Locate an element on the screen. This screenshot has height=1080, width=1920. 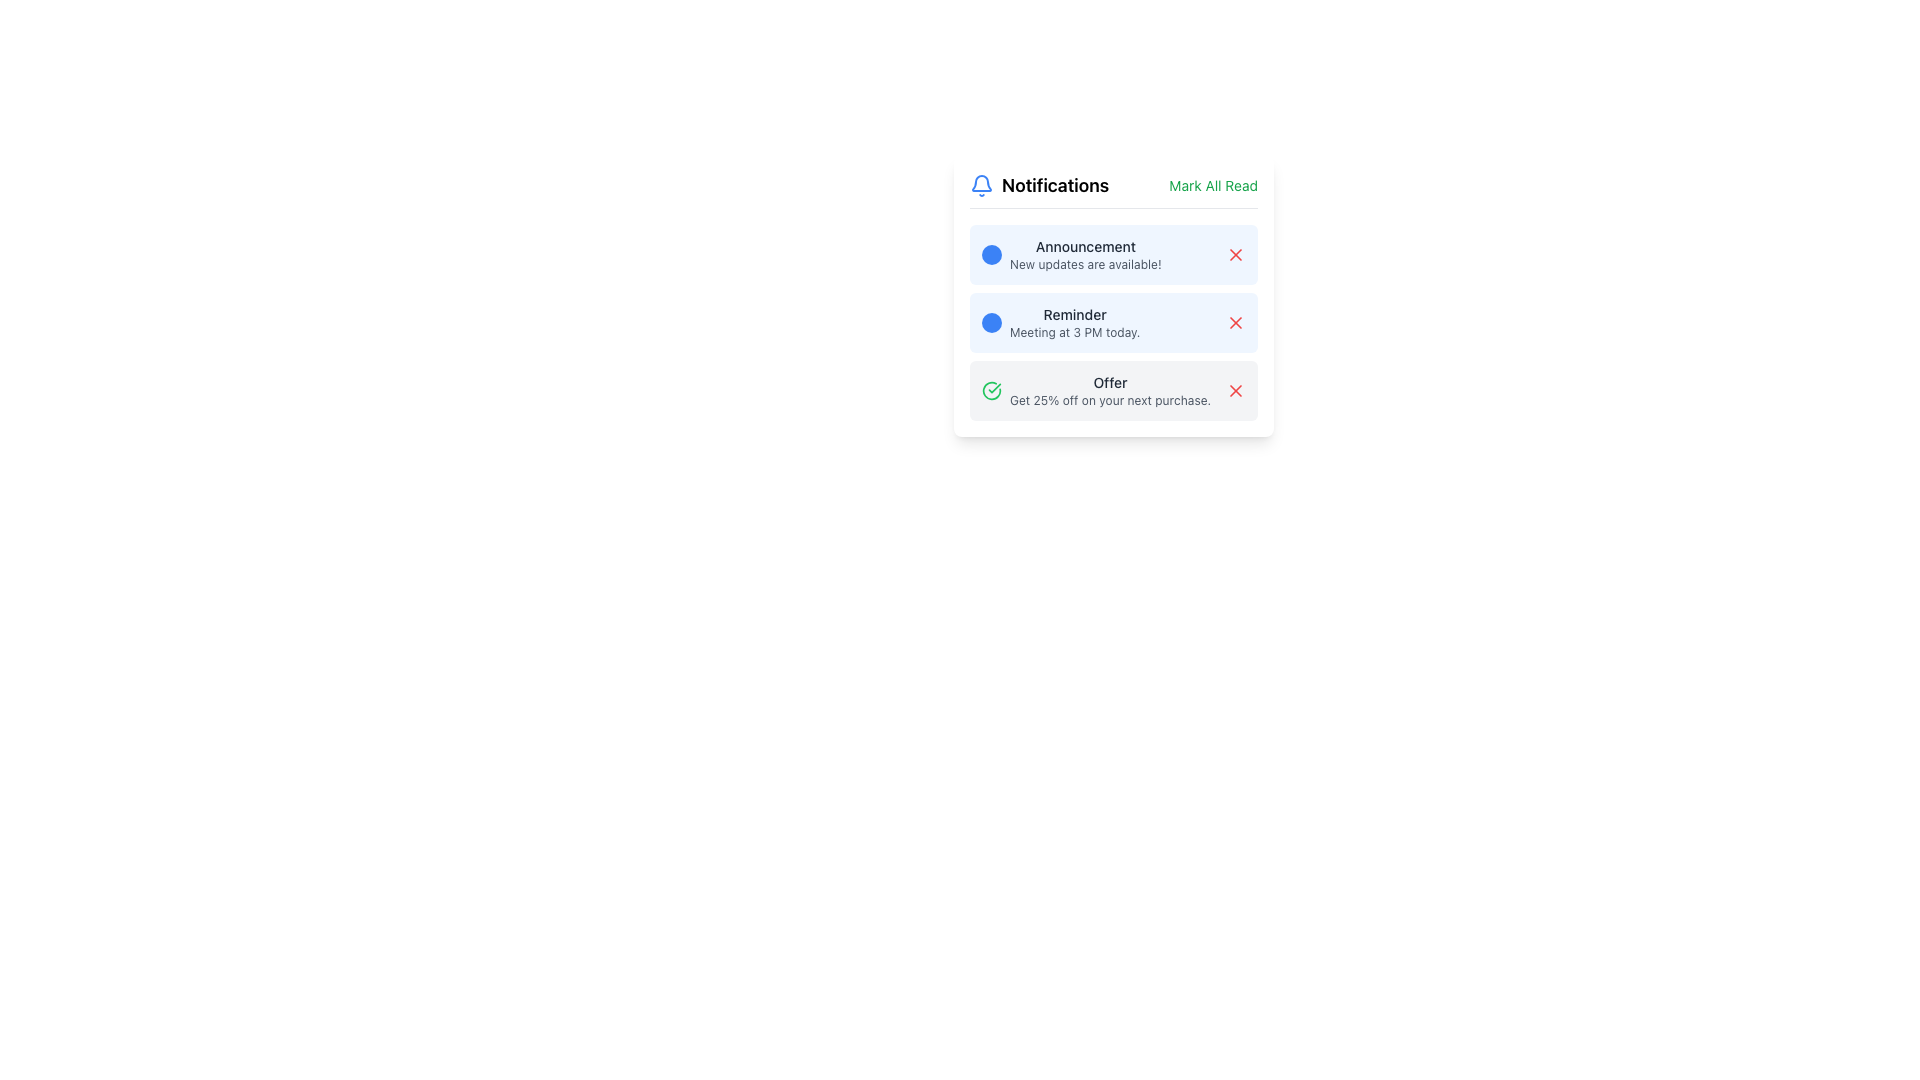
static text displaying 'Get 25% off on your next purchase.' located beneath the bolded text 'Offer' in the notification card is located at coordinates (1109, 401).